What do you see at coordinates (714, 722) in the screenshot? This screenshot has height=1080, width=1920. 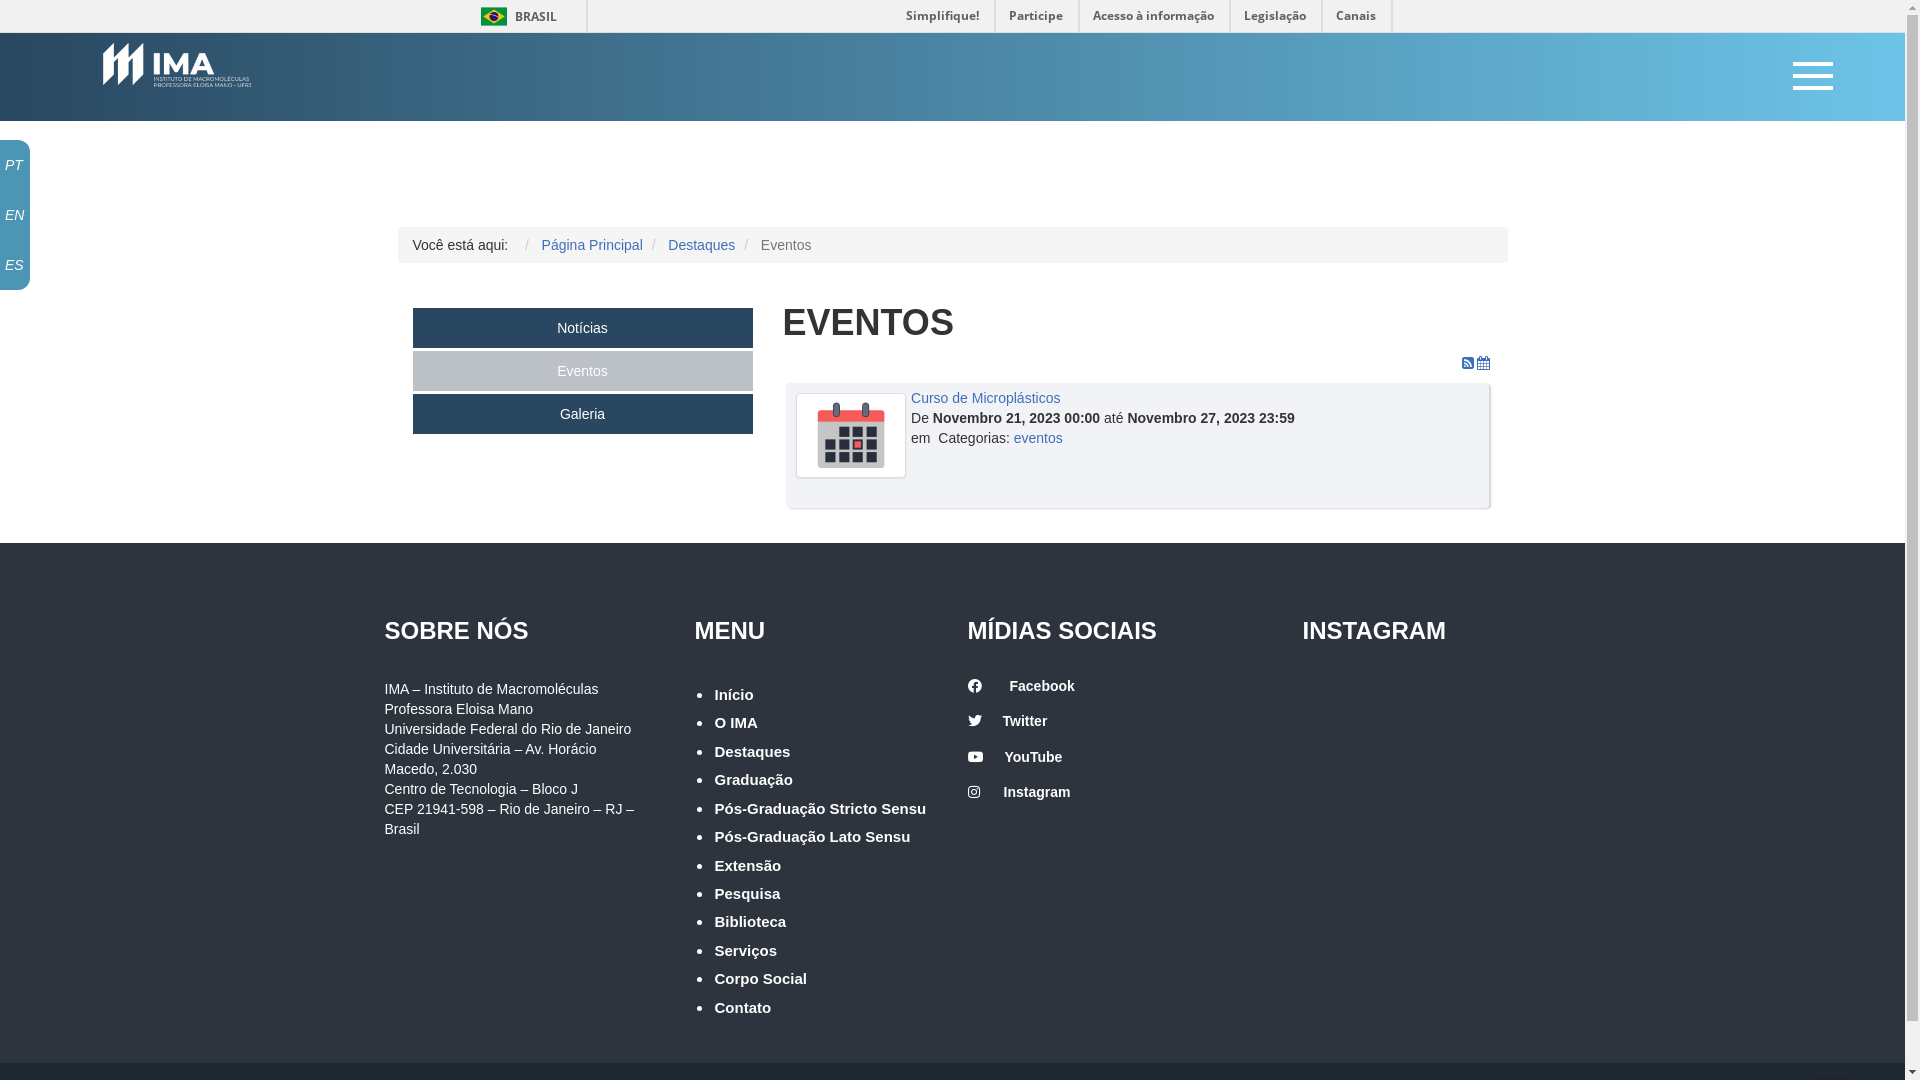 I see `'O IMA'` at bounding box center [714, 722].